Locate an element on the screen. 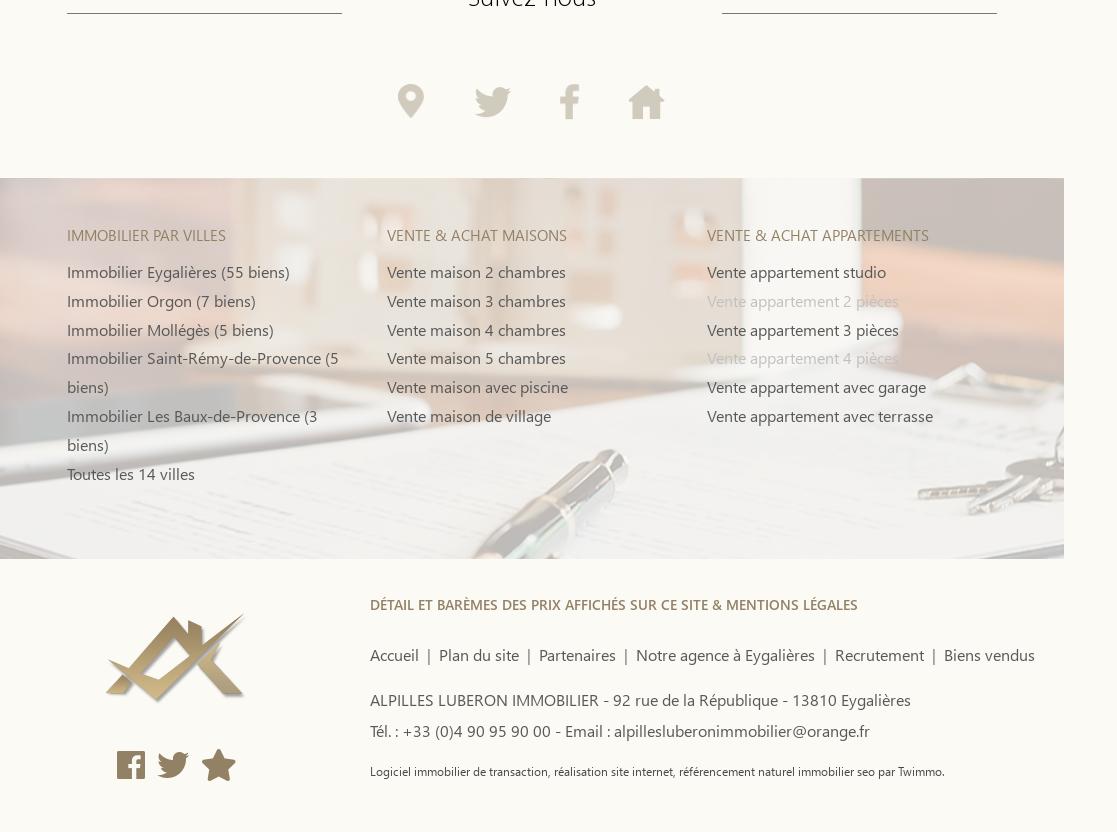 This screenshot has height=832, width=1117. 'Vente maison 3 chambres' is located at coordinates (387, 298).